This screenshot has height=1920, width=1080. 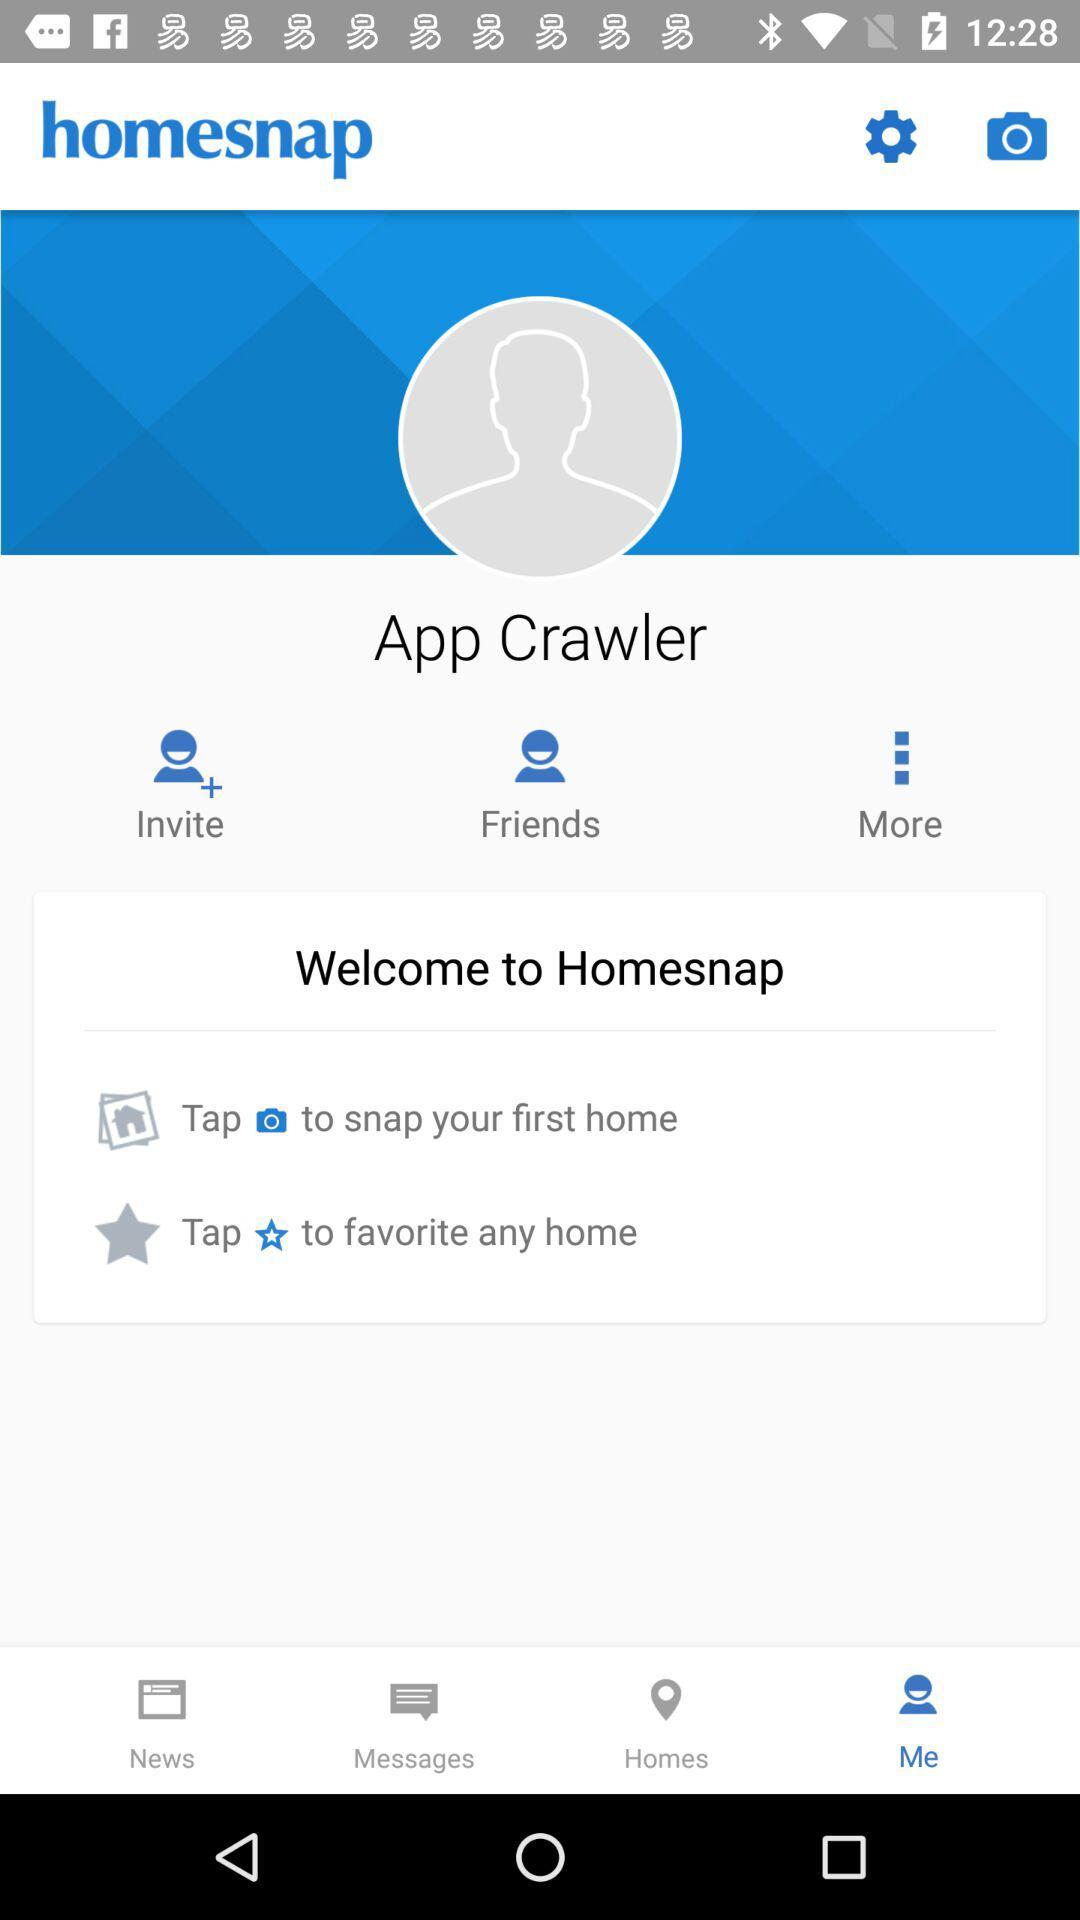 What do you see at coordinates (898, 779) in the screenshot?
I see `item above welcome to homesnap icon` at bounding box center [898, 779].